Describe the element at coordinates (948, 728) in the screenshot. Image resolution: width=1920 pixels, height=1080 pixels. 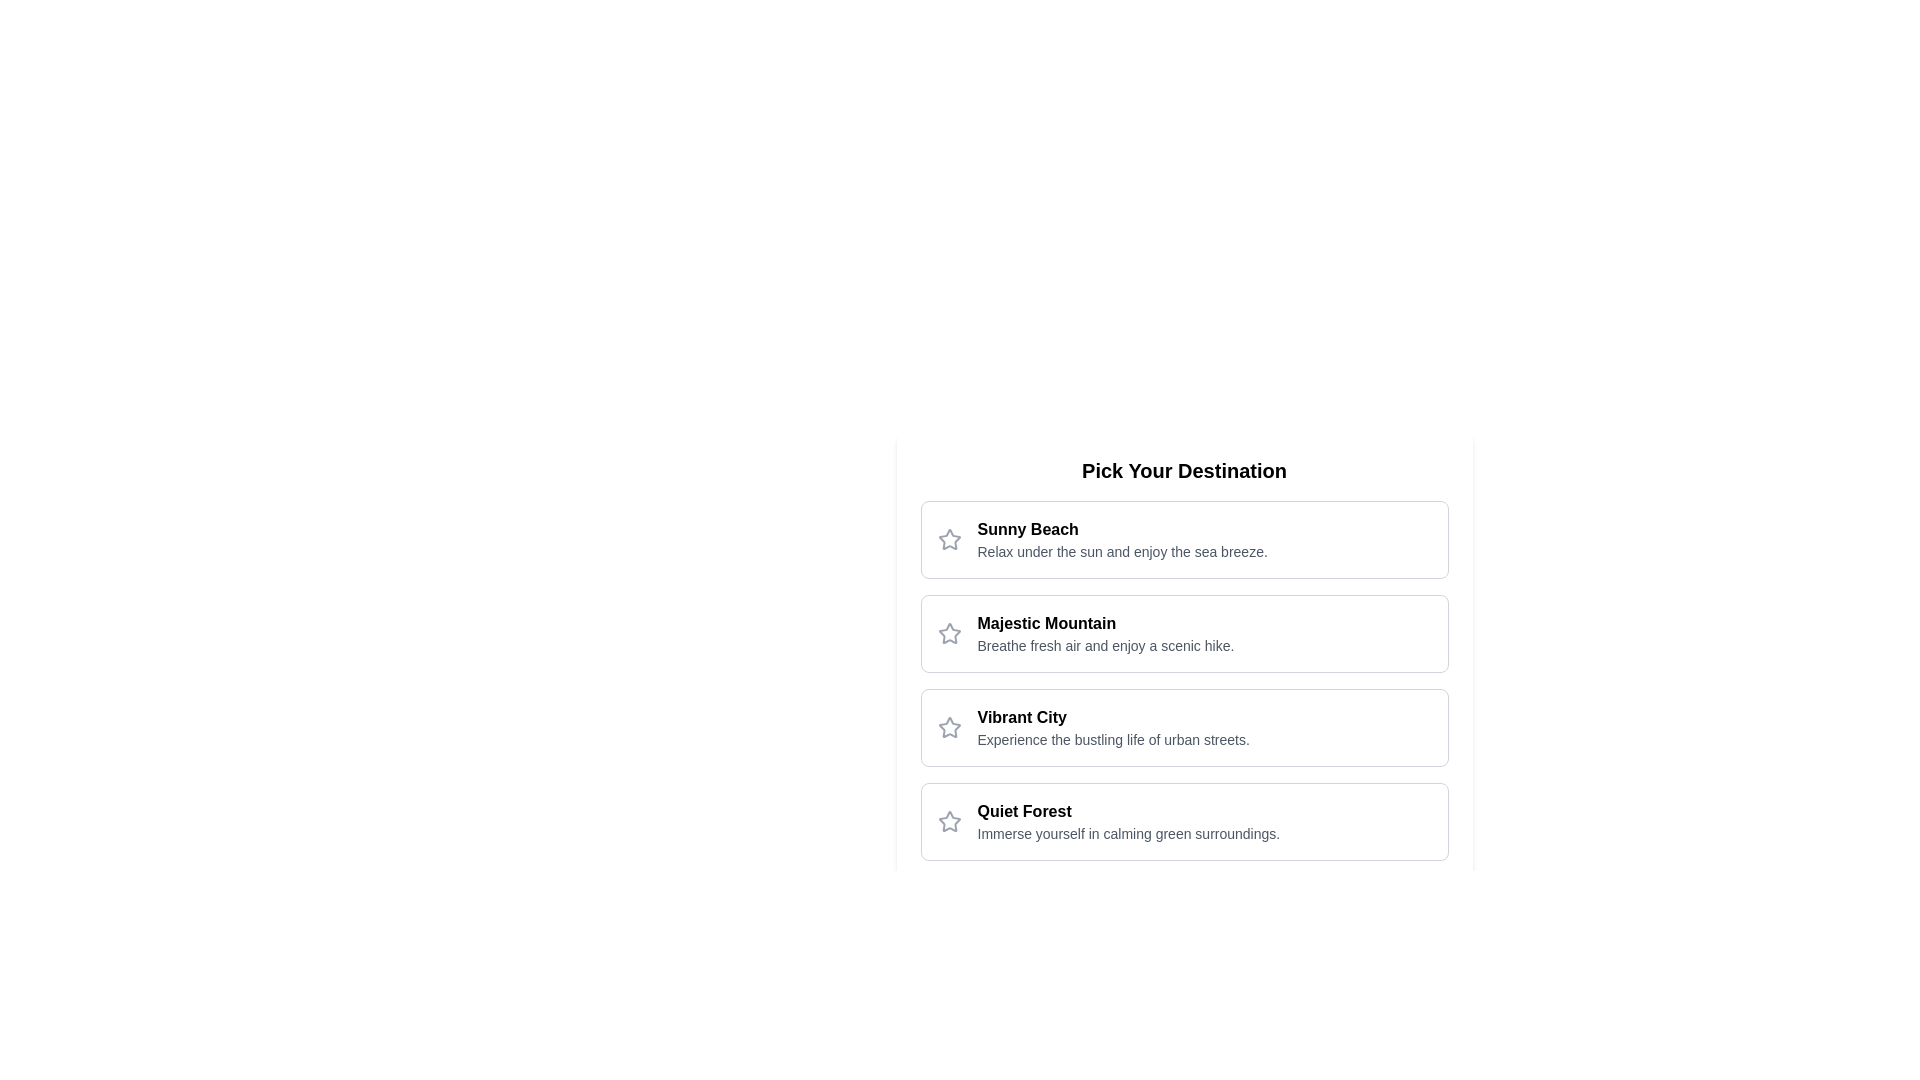
I see `the star icon located in the third card from the top, aligned with the 'Vibrant City' text` at that location.